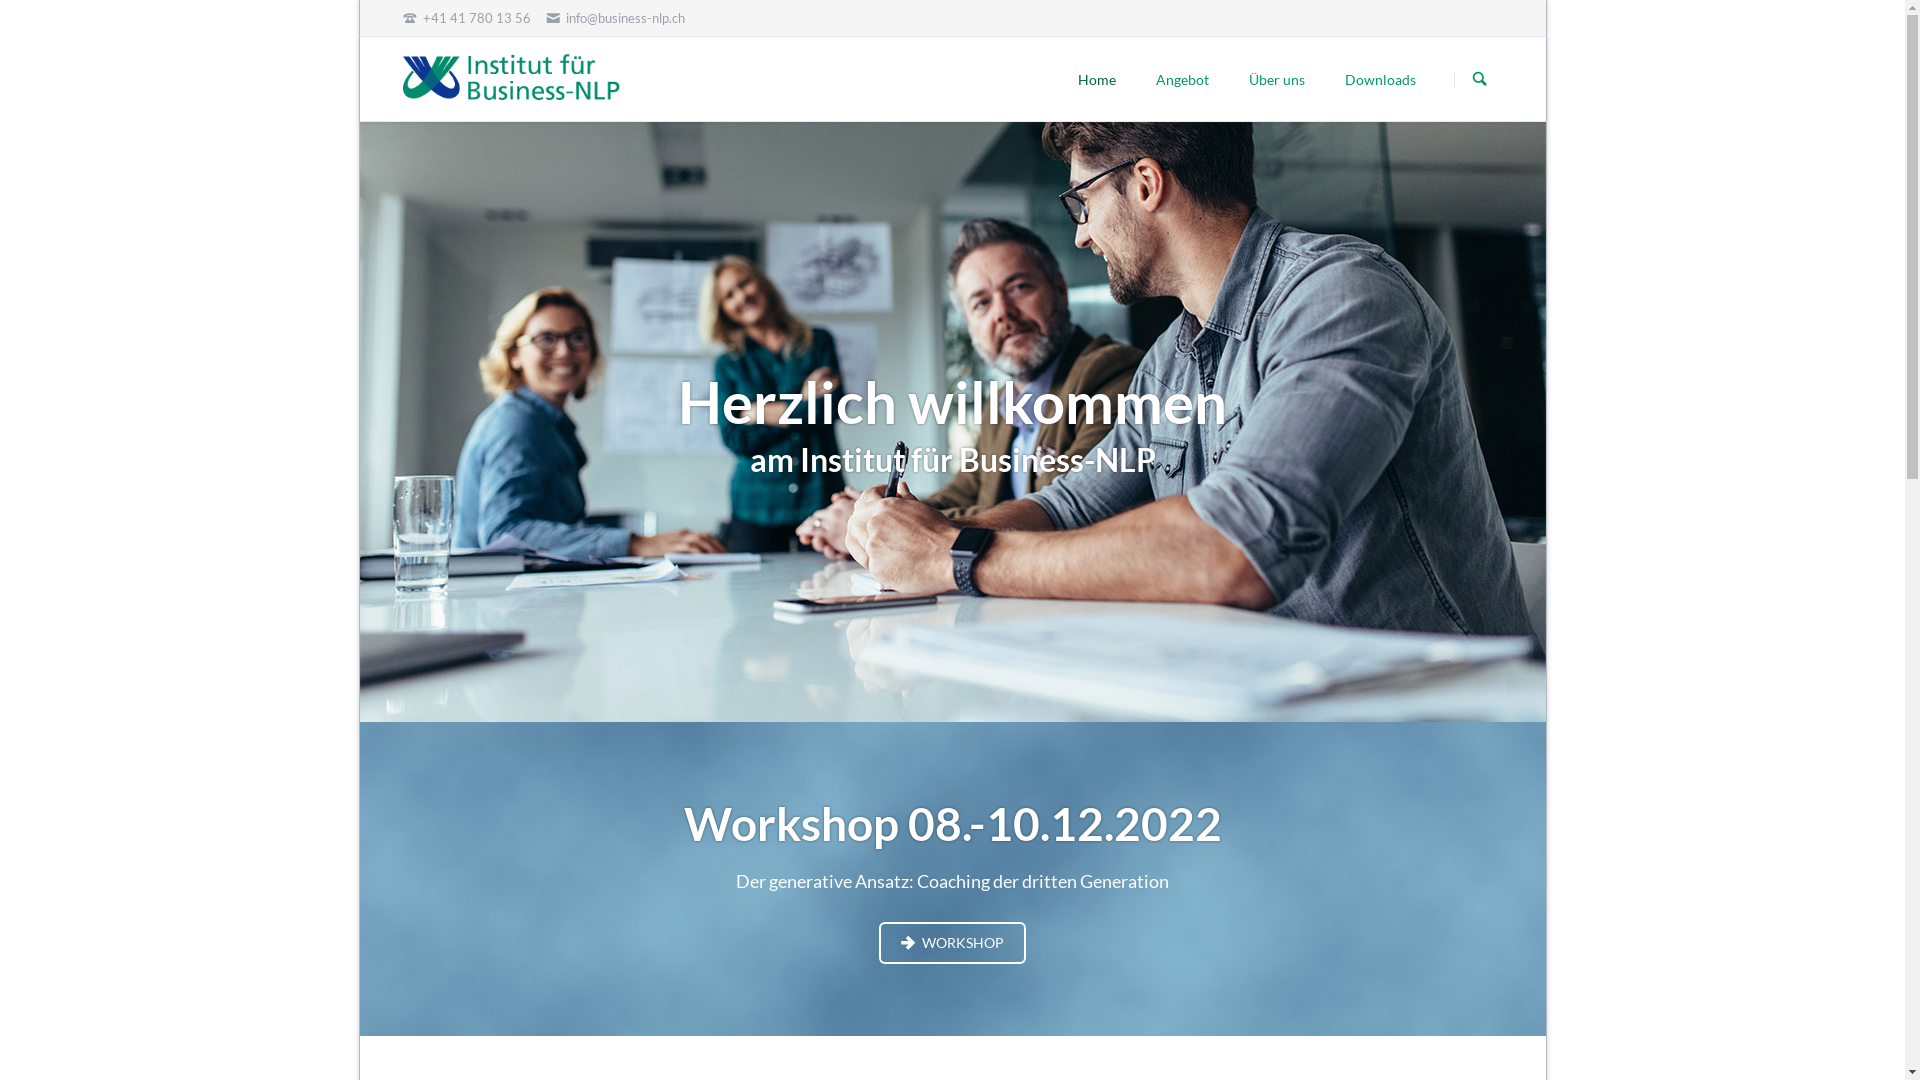 The width and height of the screenshot is (1920, 1080). What do you see at coordinates (465, 18) in the screenshot?
I see `'+41 41 780 13 56'` at bounding box center [465, 18].